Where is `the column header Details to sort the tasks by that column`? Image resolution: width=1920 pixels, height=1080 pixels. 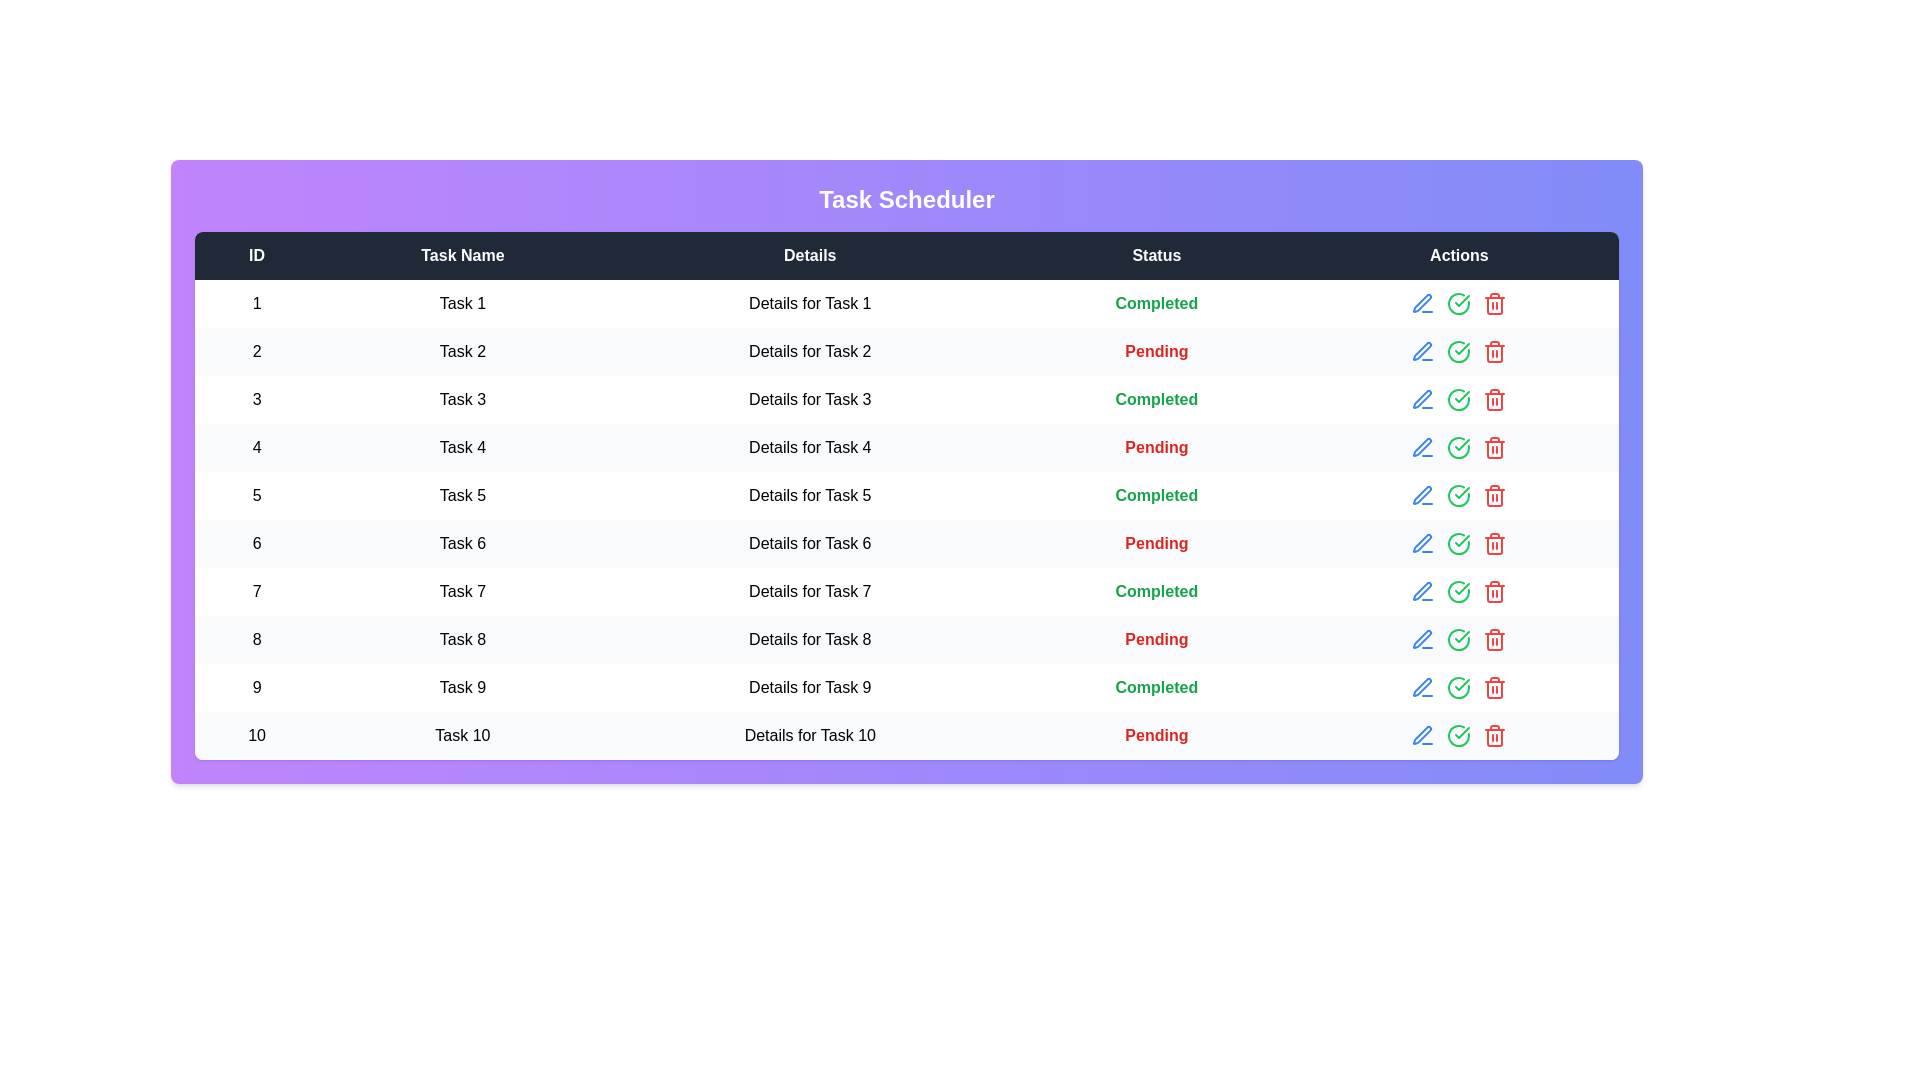
the column header Details to sort the tasks by that column is located at coordinates (810, 254).